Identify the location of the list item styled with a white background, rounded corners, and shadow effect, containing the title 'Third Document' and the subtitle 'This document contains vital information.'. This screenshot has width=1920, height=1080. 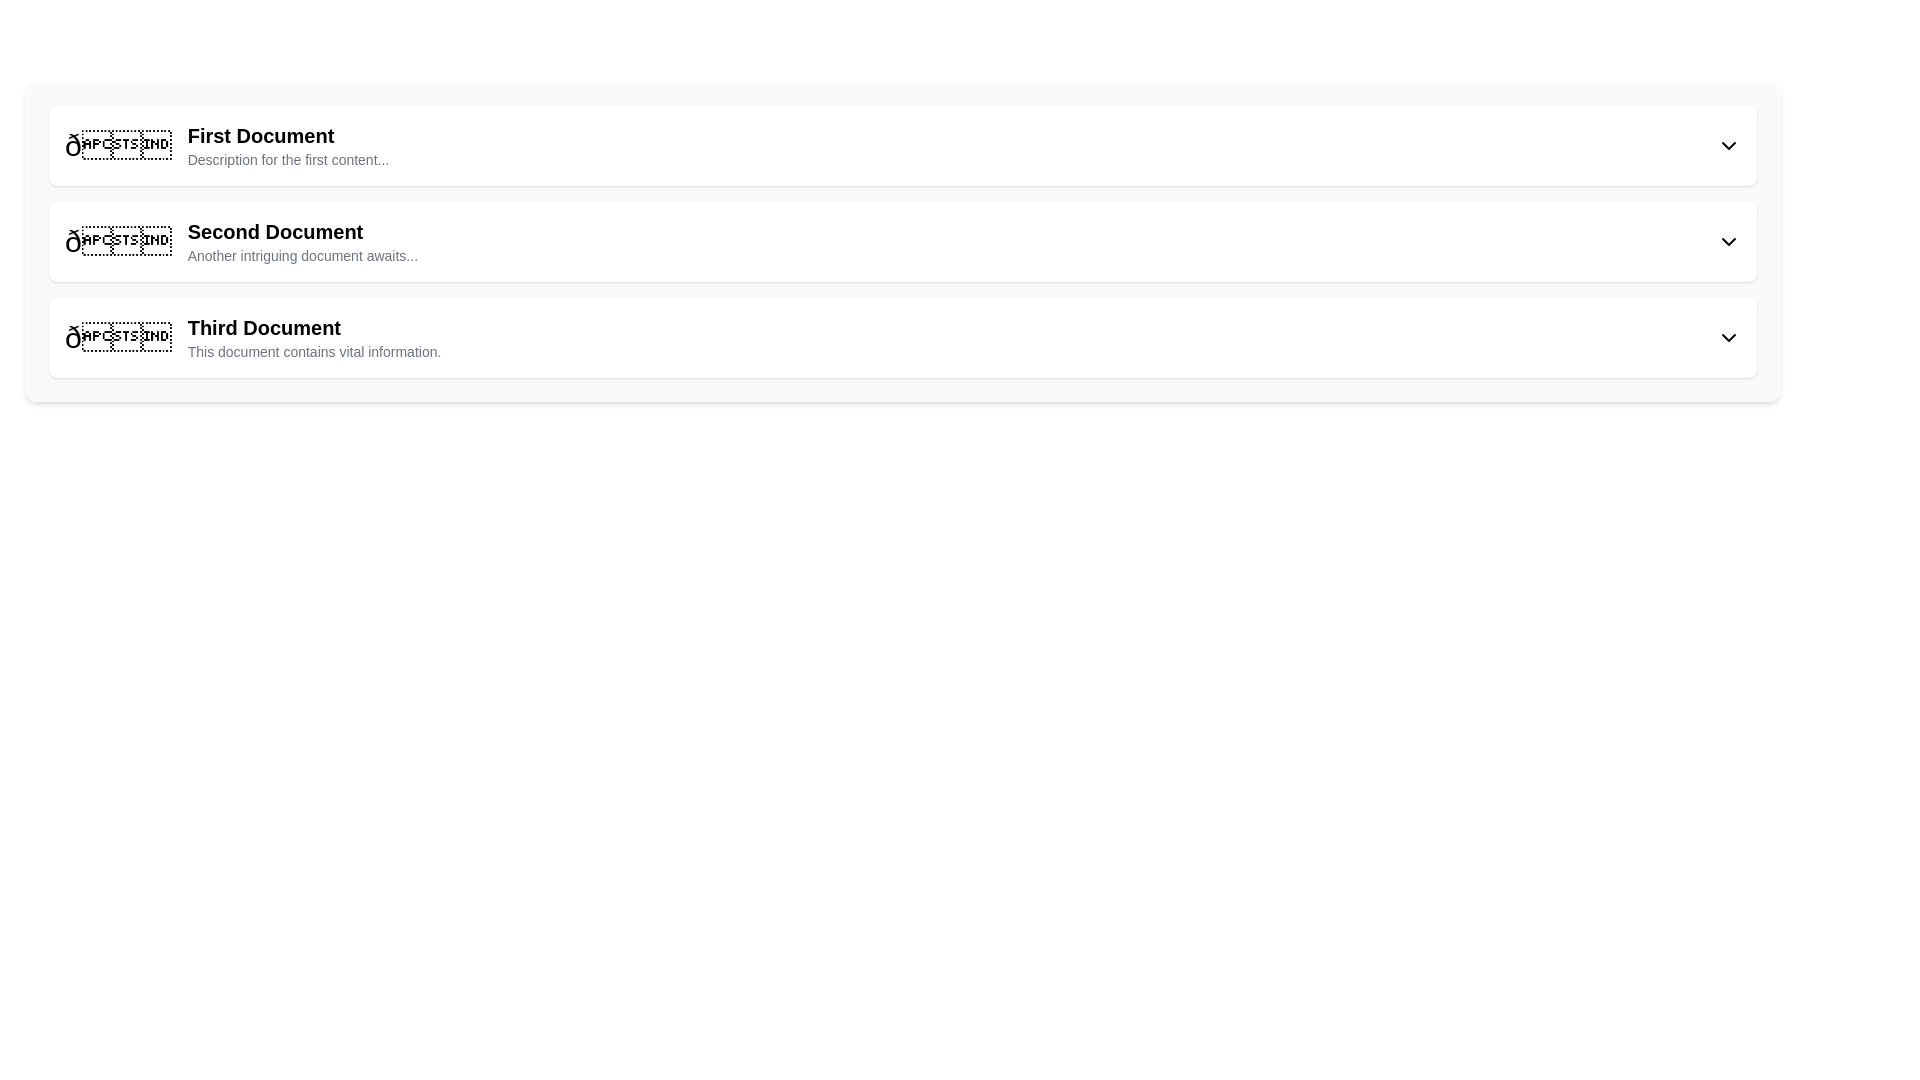
(901, 337).